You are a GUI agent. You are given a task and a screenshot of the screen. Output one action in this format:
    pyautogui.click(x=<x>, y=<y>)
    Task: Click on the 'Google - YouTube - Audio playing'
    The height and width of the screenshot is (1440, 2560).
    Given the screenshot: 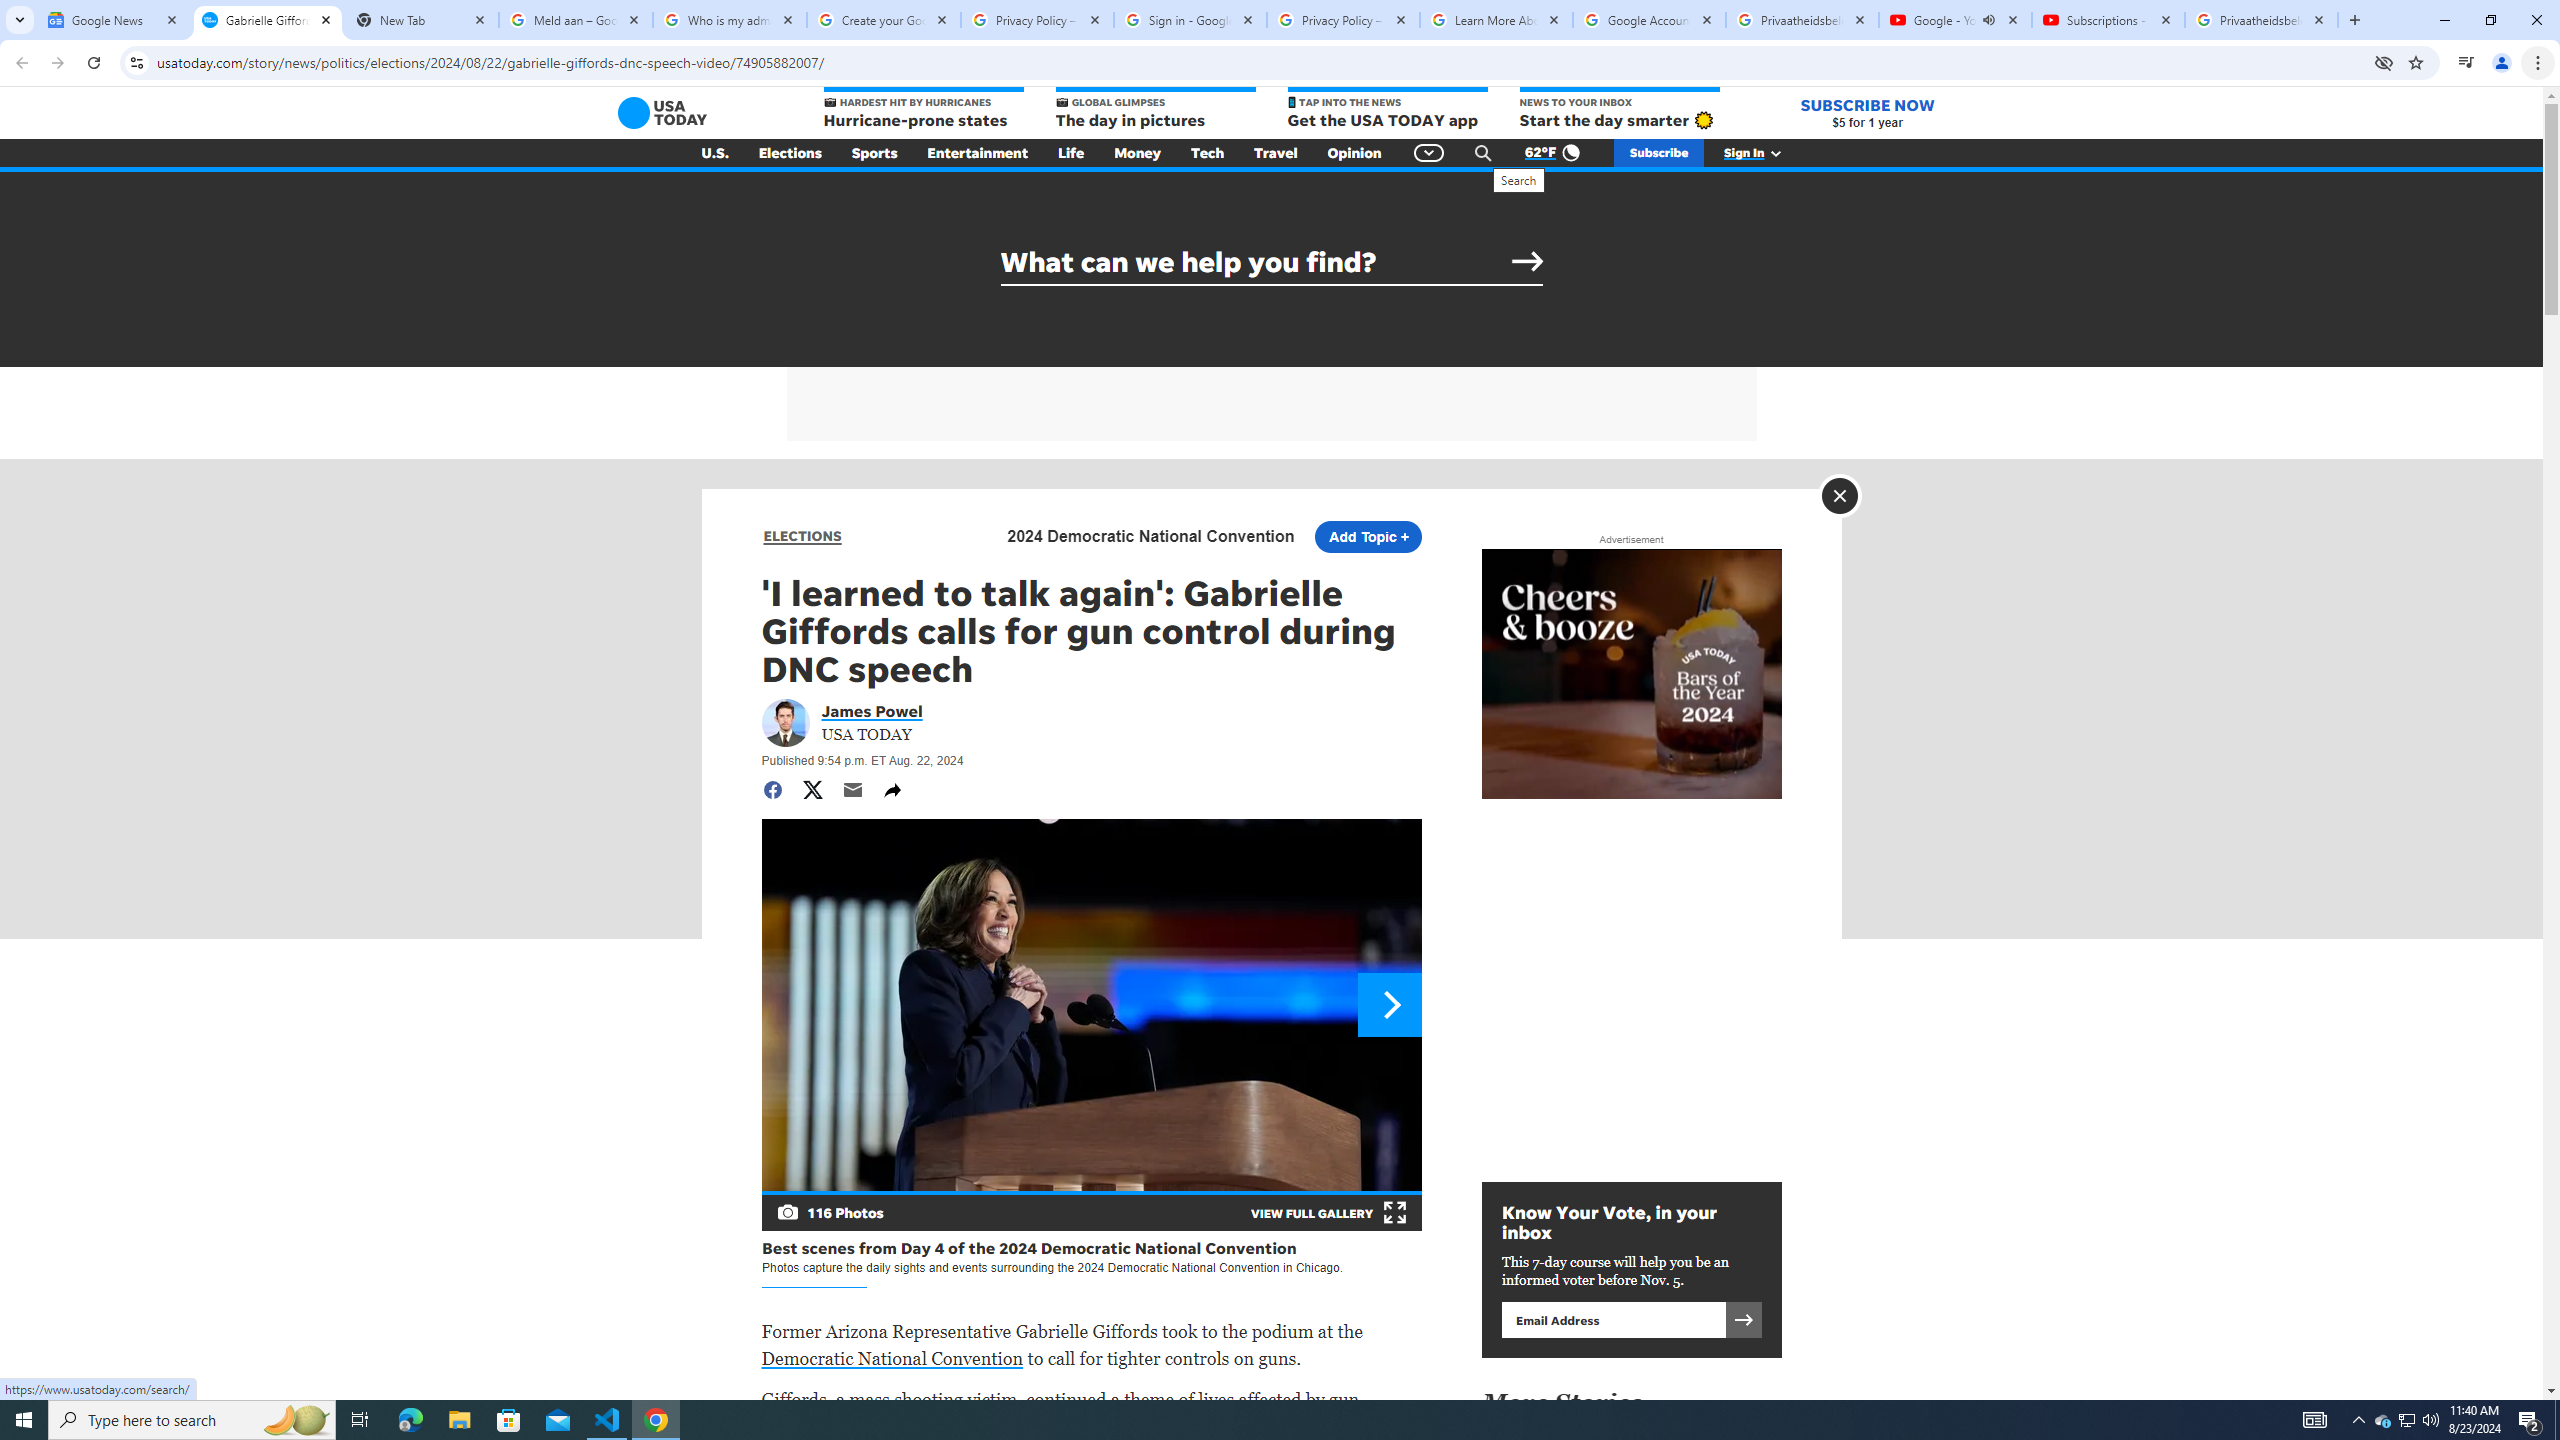 What is the action you would take?
    pyautogui.click(x=1953, y=19)
    